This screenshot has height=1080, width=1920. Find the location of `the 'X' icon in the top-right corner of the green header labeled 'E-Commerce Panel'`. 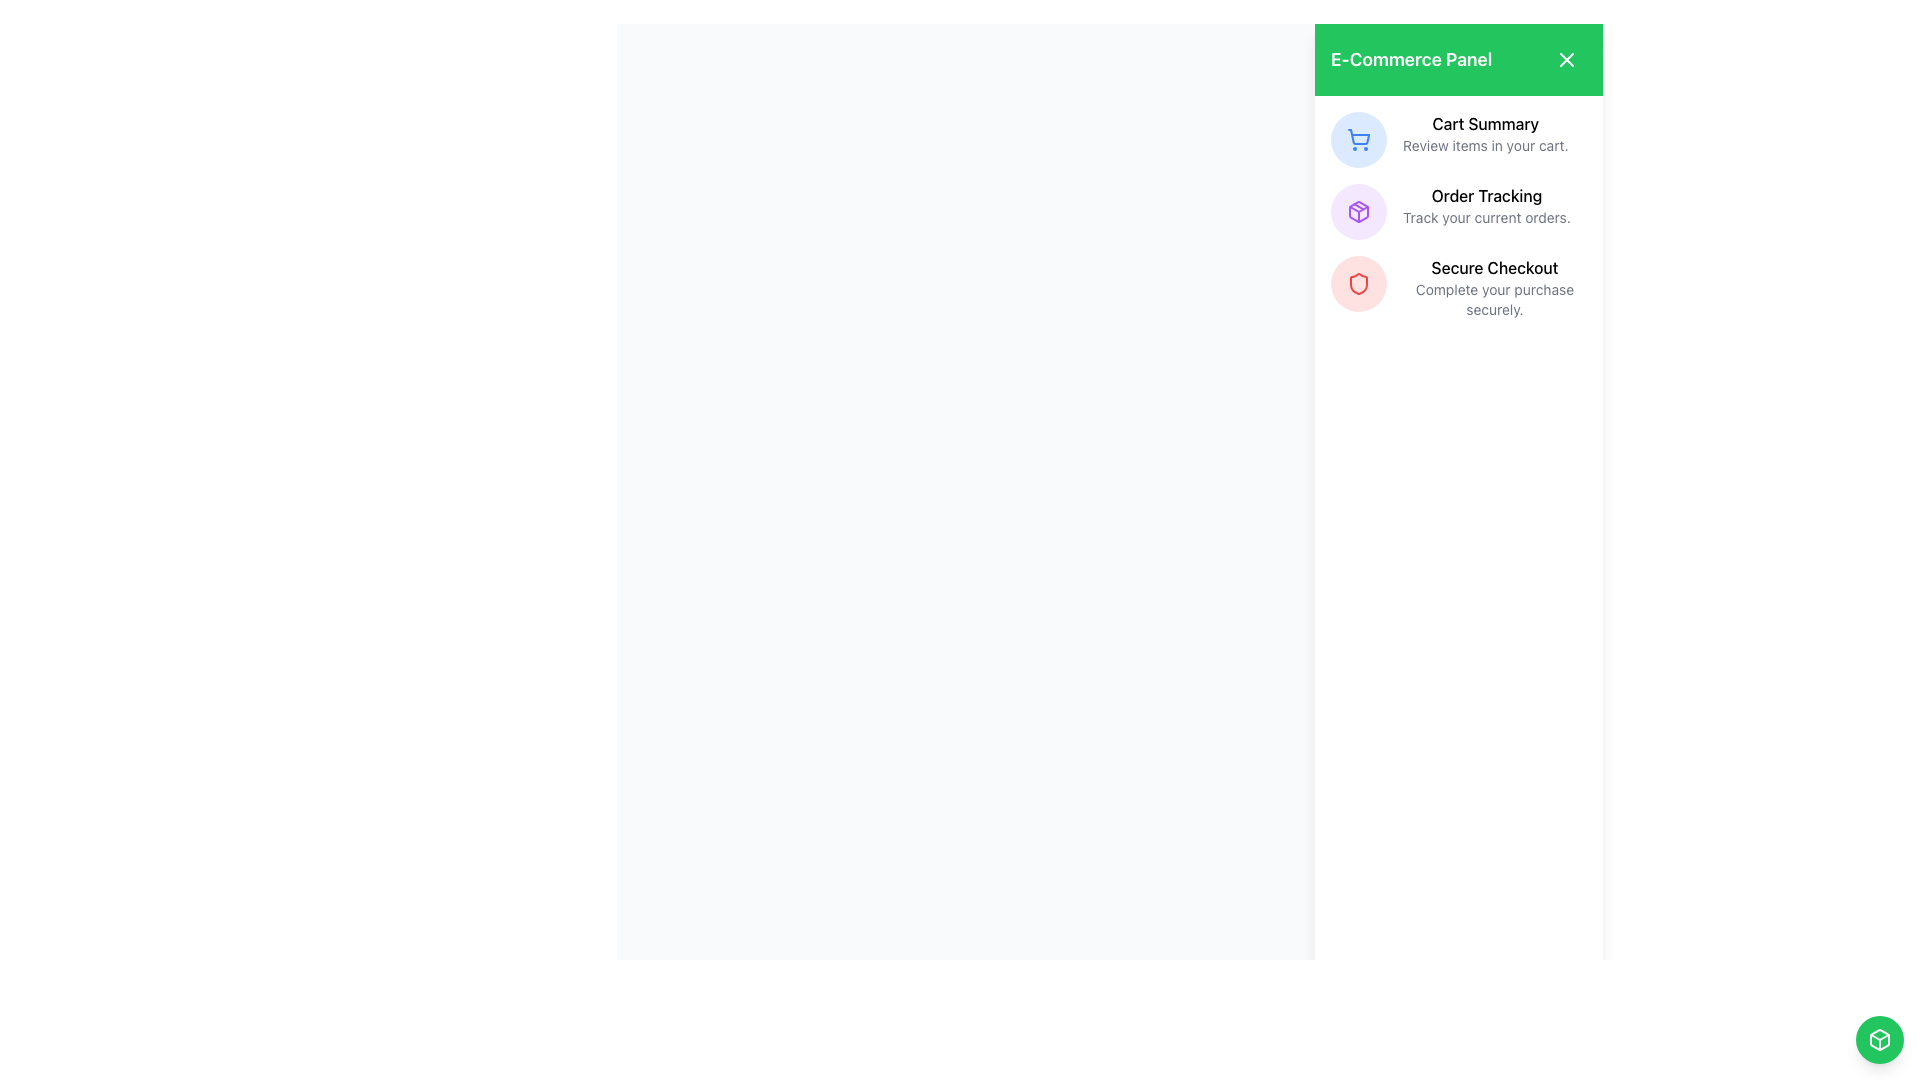

the 'X' icon in the top-right corner of the green header labeled 'E-Commerce Panel' is located at coordinates (1565, 59).